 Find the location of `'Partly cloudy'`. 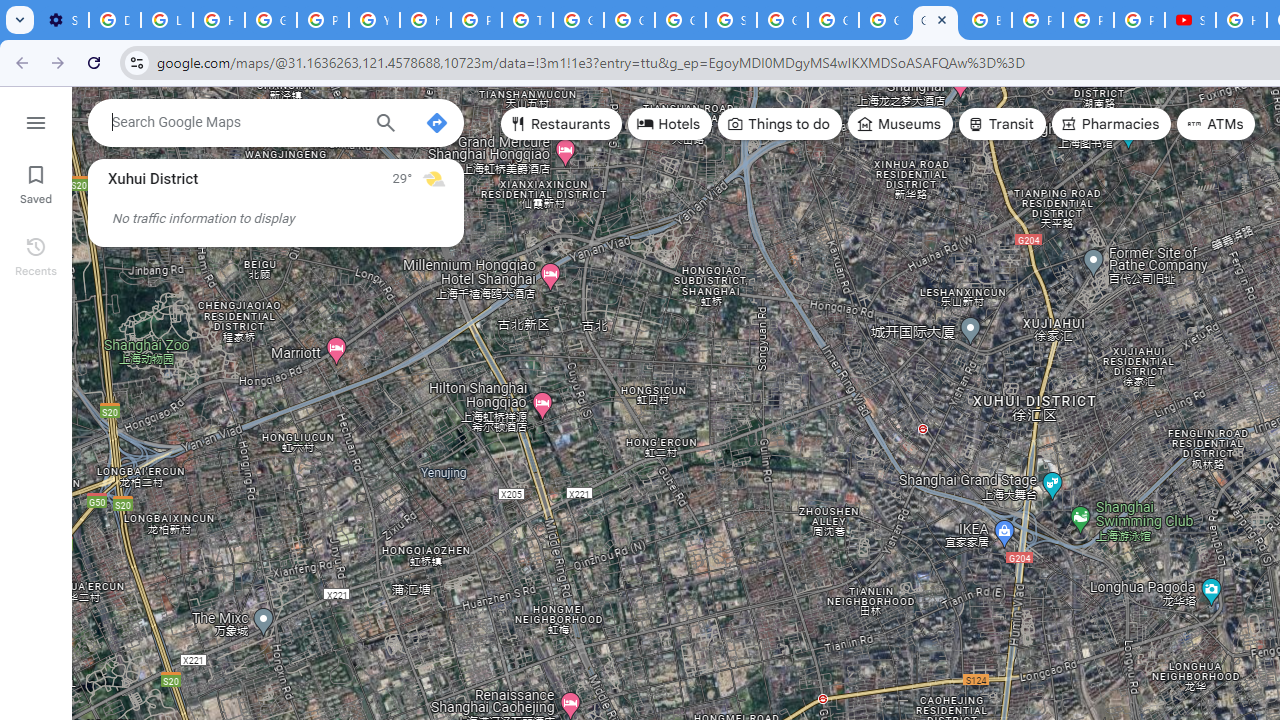

'Partly cloudy' is located at coordinates (432, 177).